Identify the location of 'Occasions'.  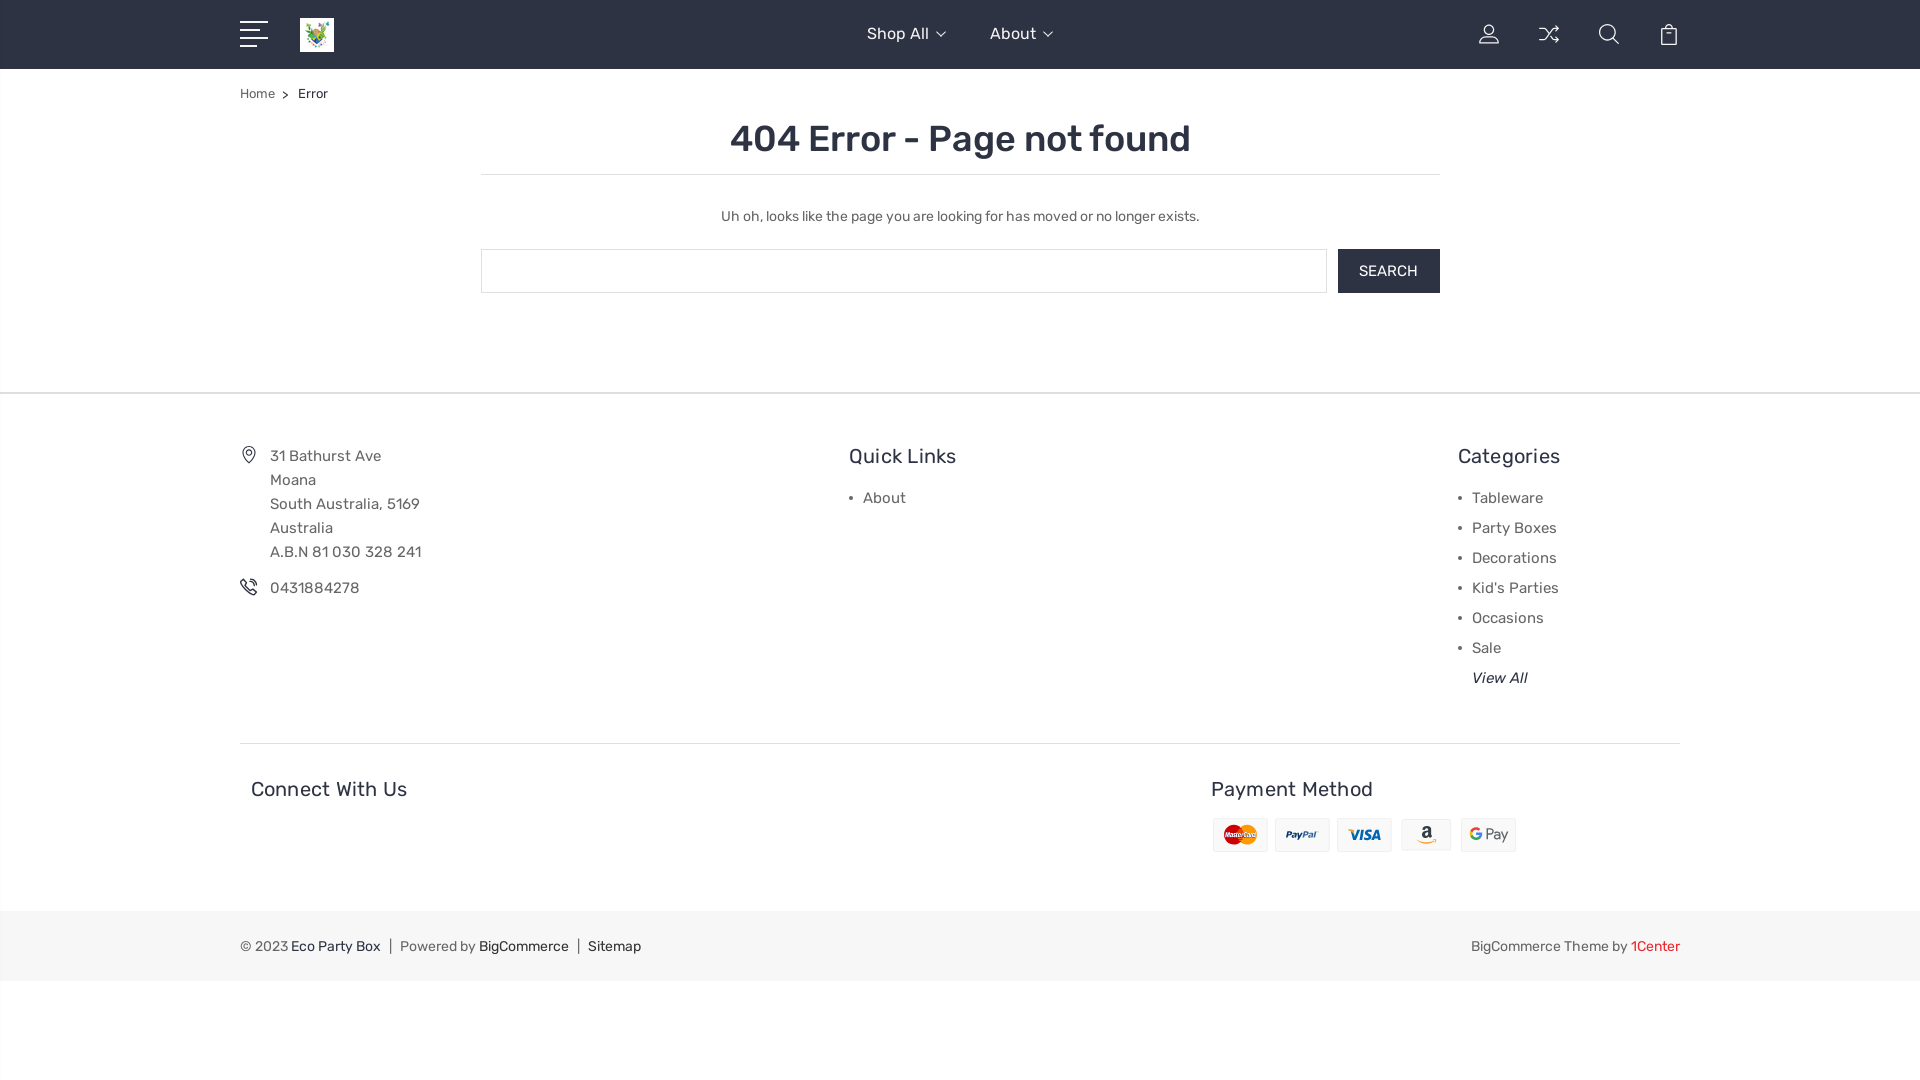
(1507, 616).